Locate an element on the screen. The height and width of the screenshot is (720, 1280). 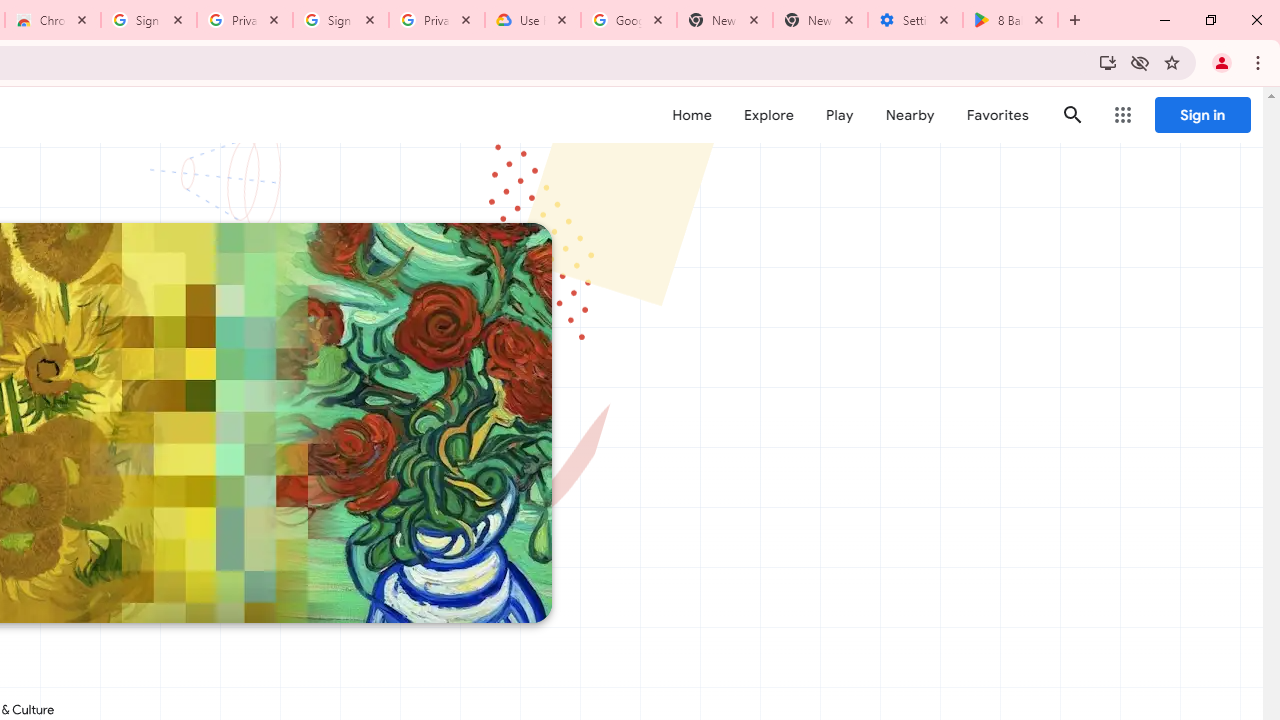
'Favorites' is located at coordinates (997, 115).